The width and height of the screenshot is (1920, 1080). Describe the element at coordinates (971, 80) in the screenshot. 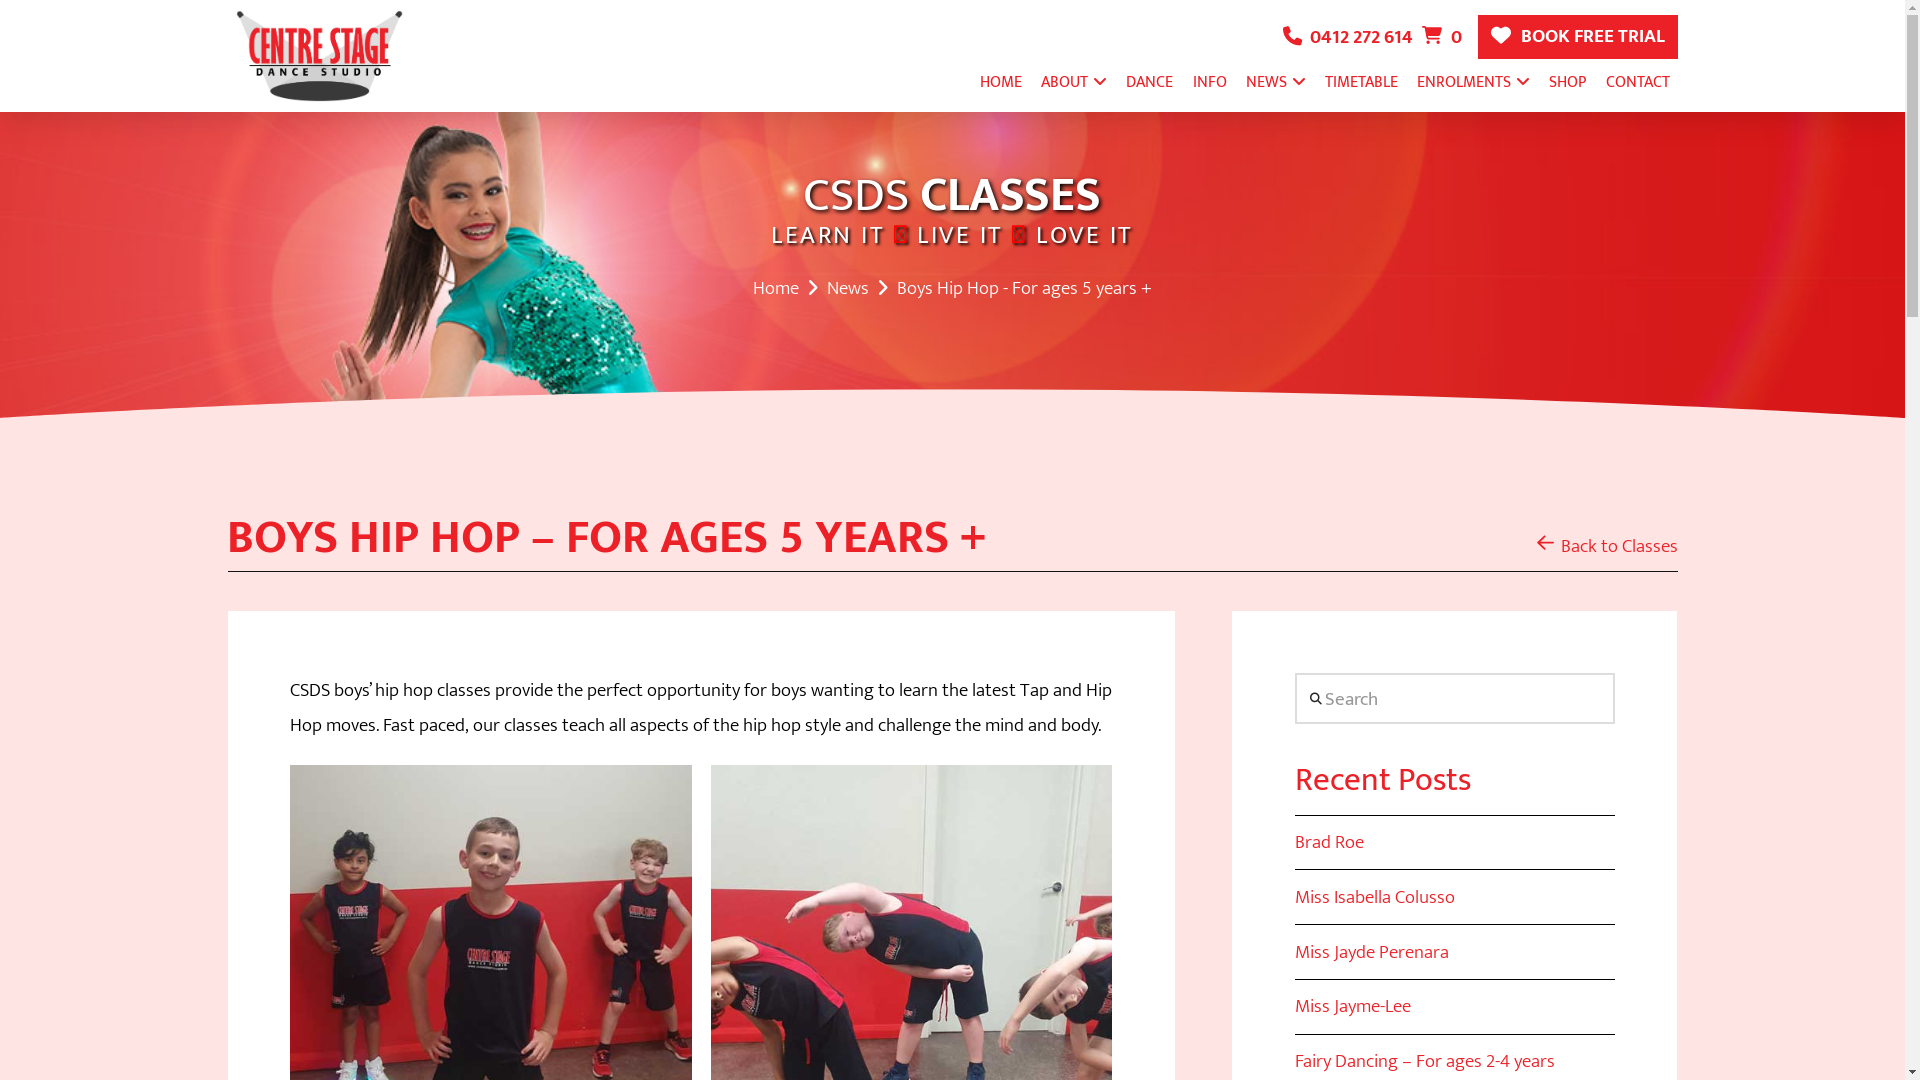

I see `'HOME'` at that location.